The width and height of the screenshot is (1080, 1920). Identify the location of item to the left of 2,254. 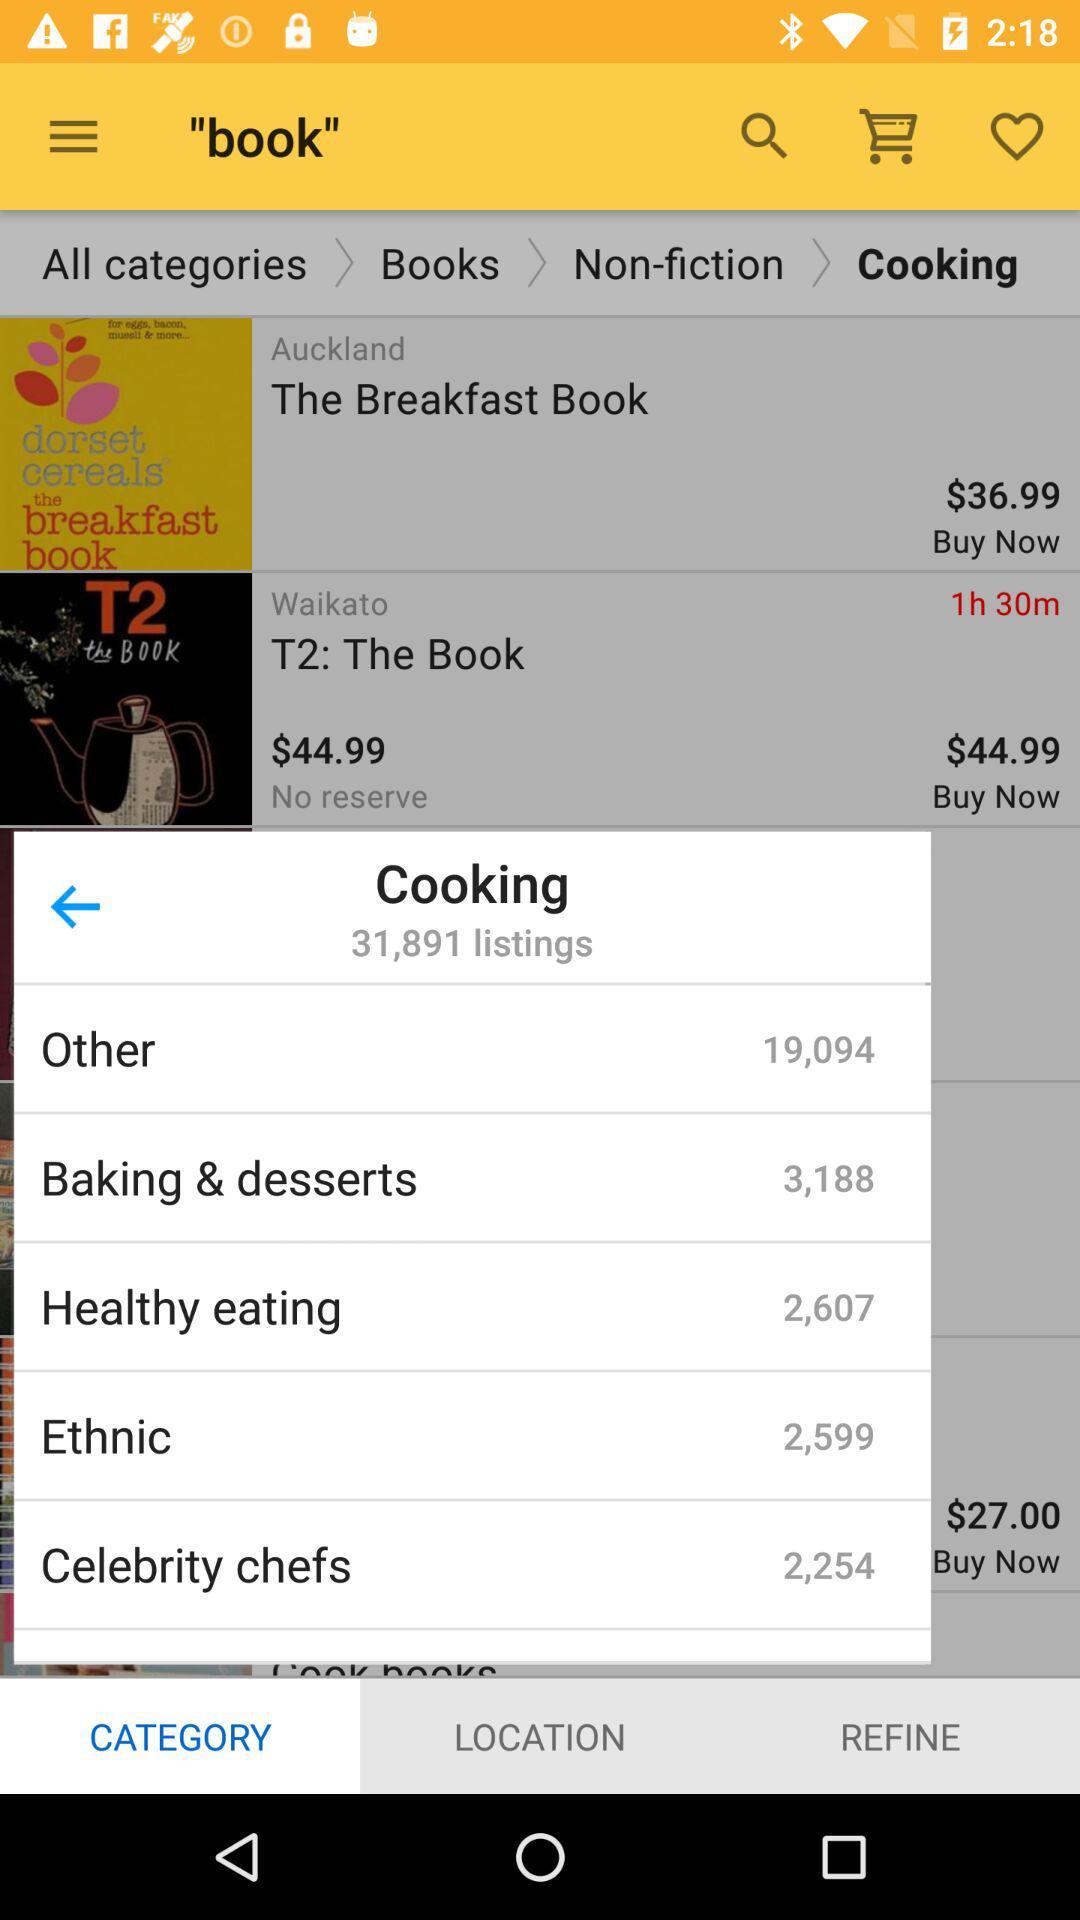
(410, 1563).